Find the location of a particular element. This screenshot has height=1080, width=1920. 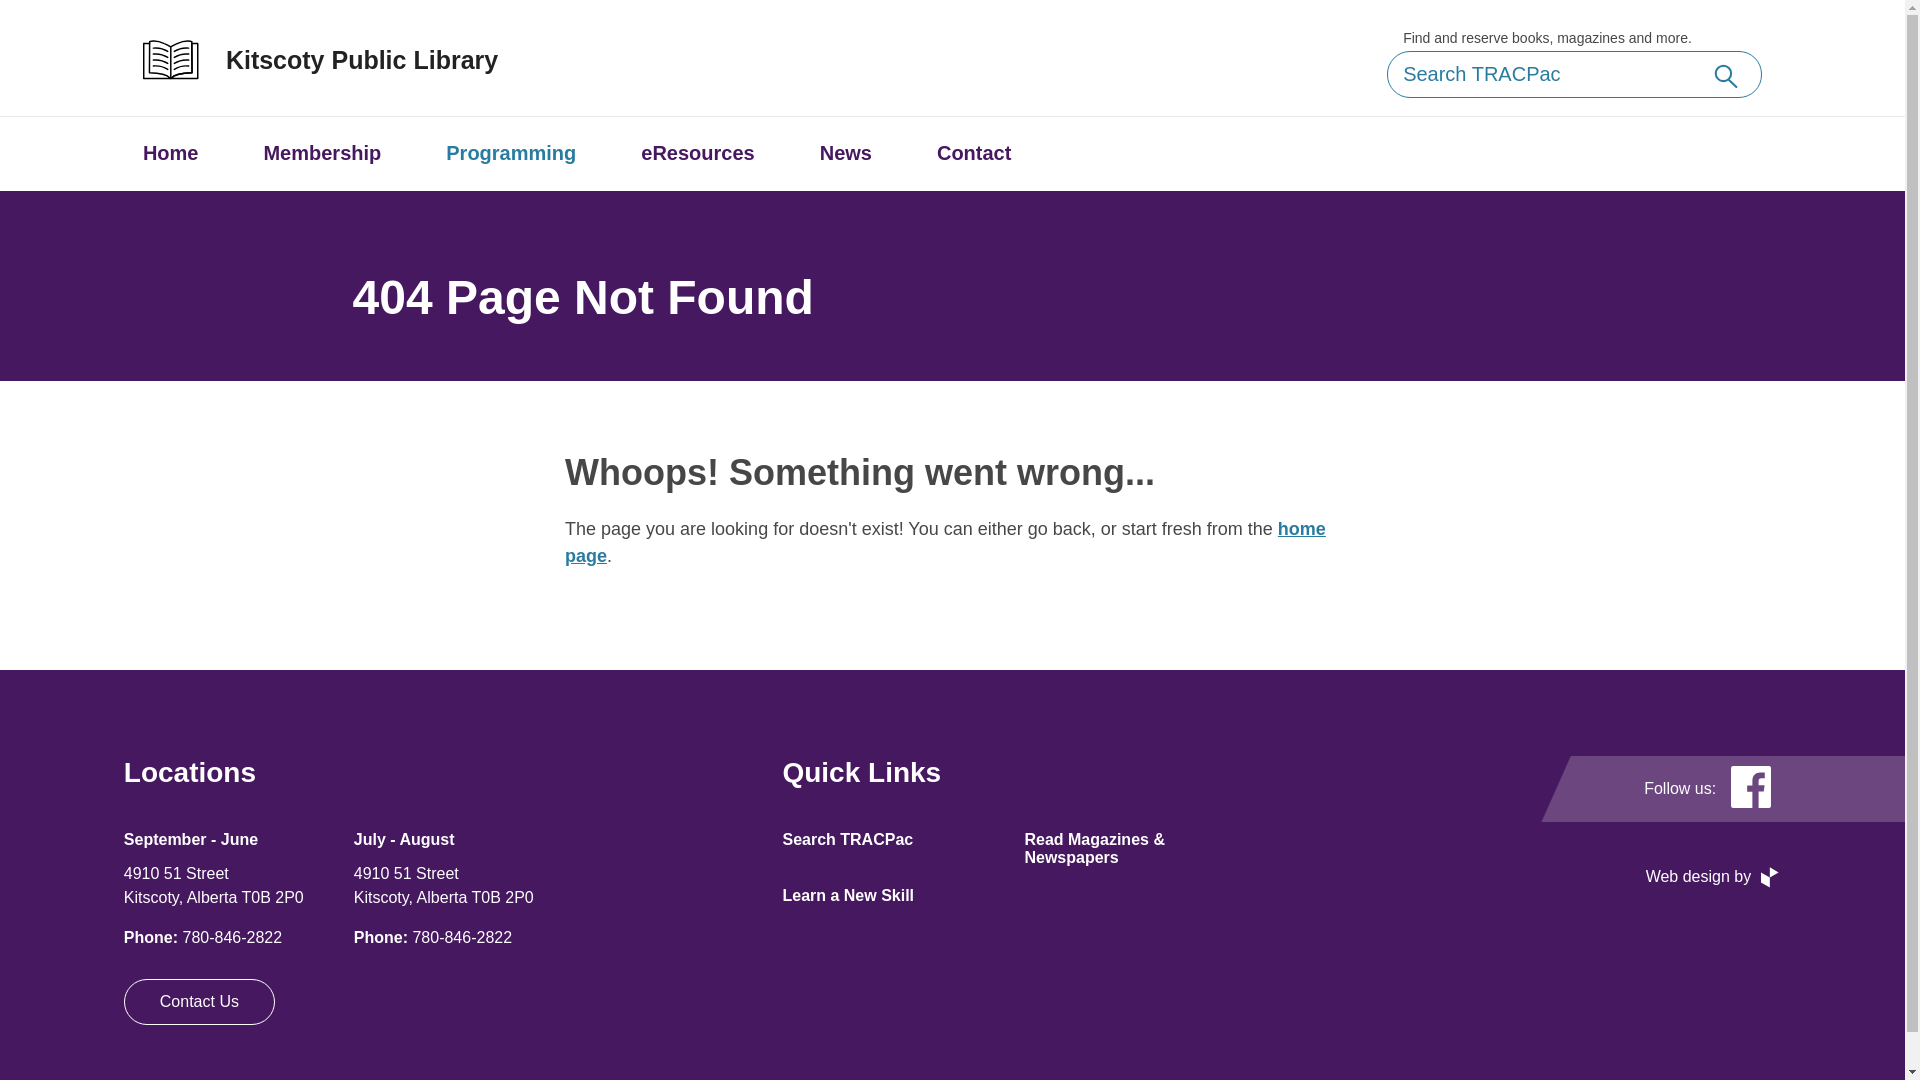

'Membership' is located at coordinates (321, 152).